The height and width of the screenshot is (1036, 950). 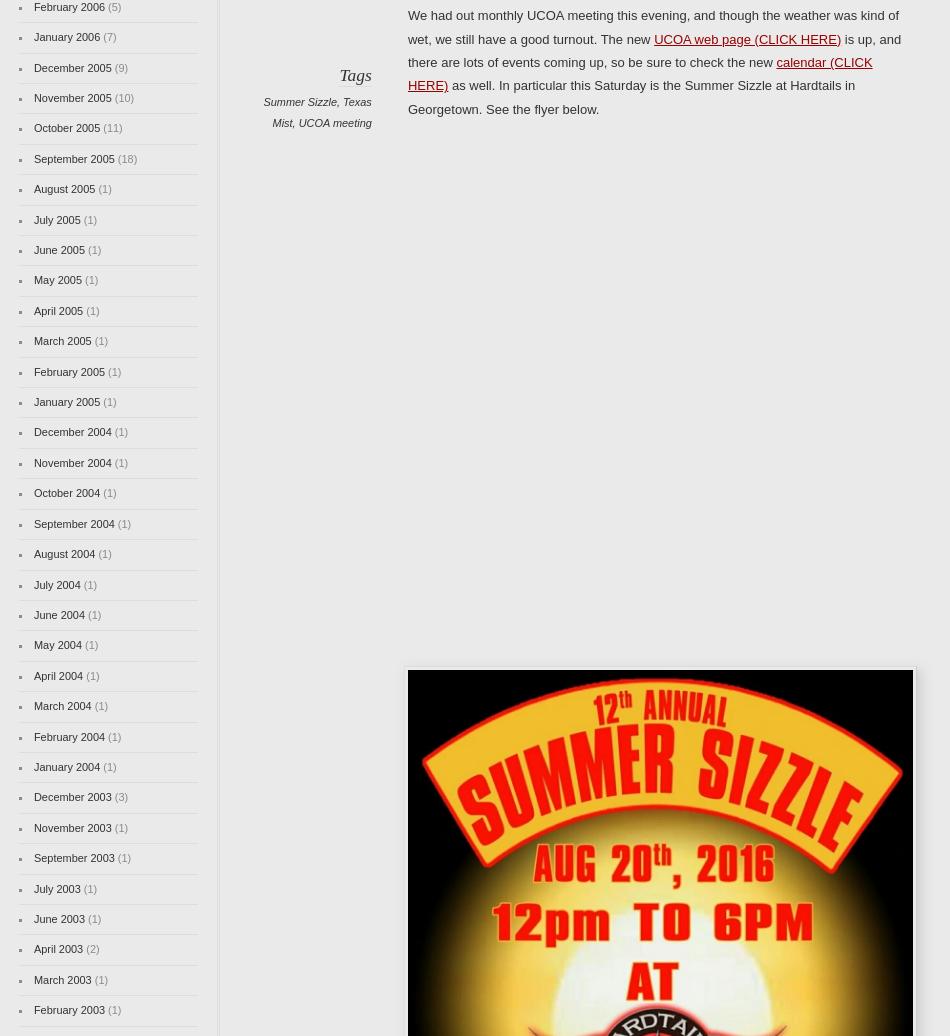 What do you see at coordinates (298, 101) in the screenshot?
I see `'Summer Sizzle'` at bounding box center [298, 101].